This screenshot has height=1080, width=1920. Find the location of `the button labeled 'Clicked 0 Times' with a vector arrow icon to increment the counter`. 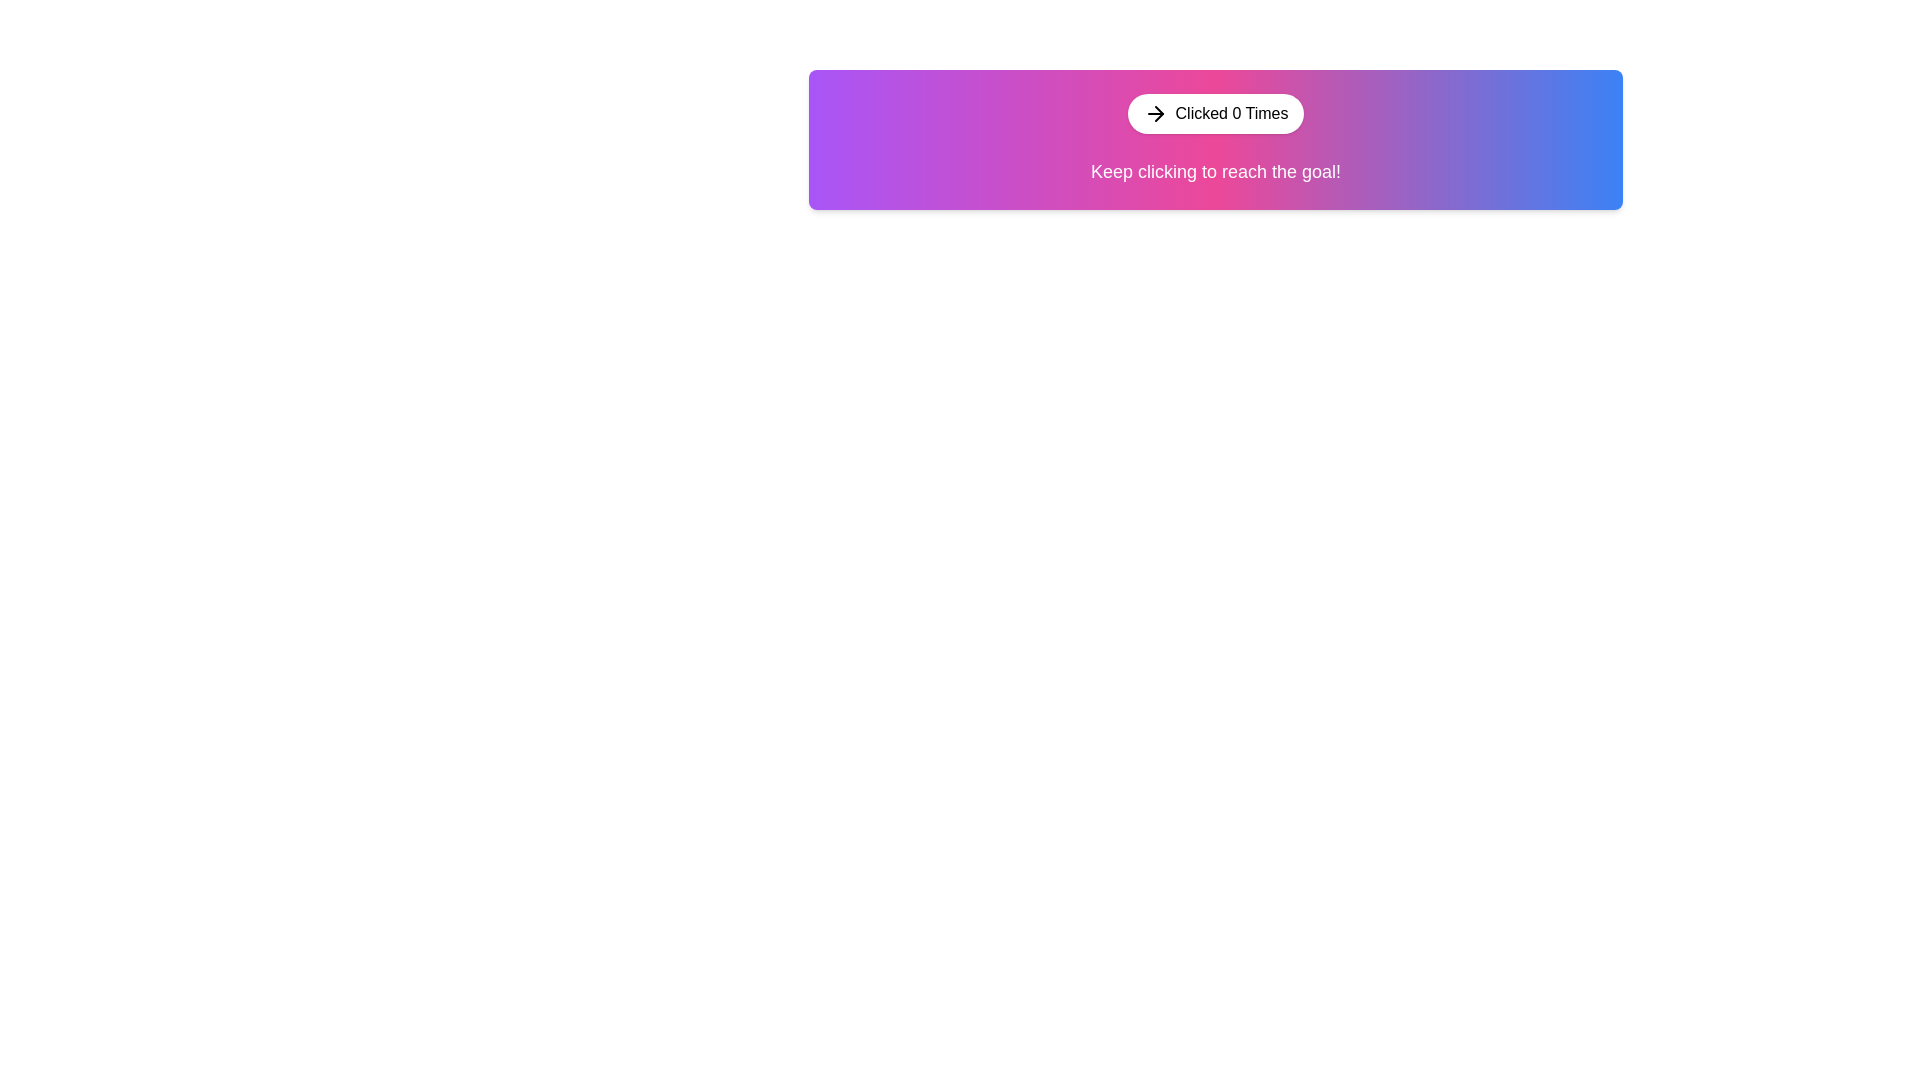

the button labeled 'Clicked 0 Times' with a vector arrow icon to increment the counter is located at coordinates (1214, 114).